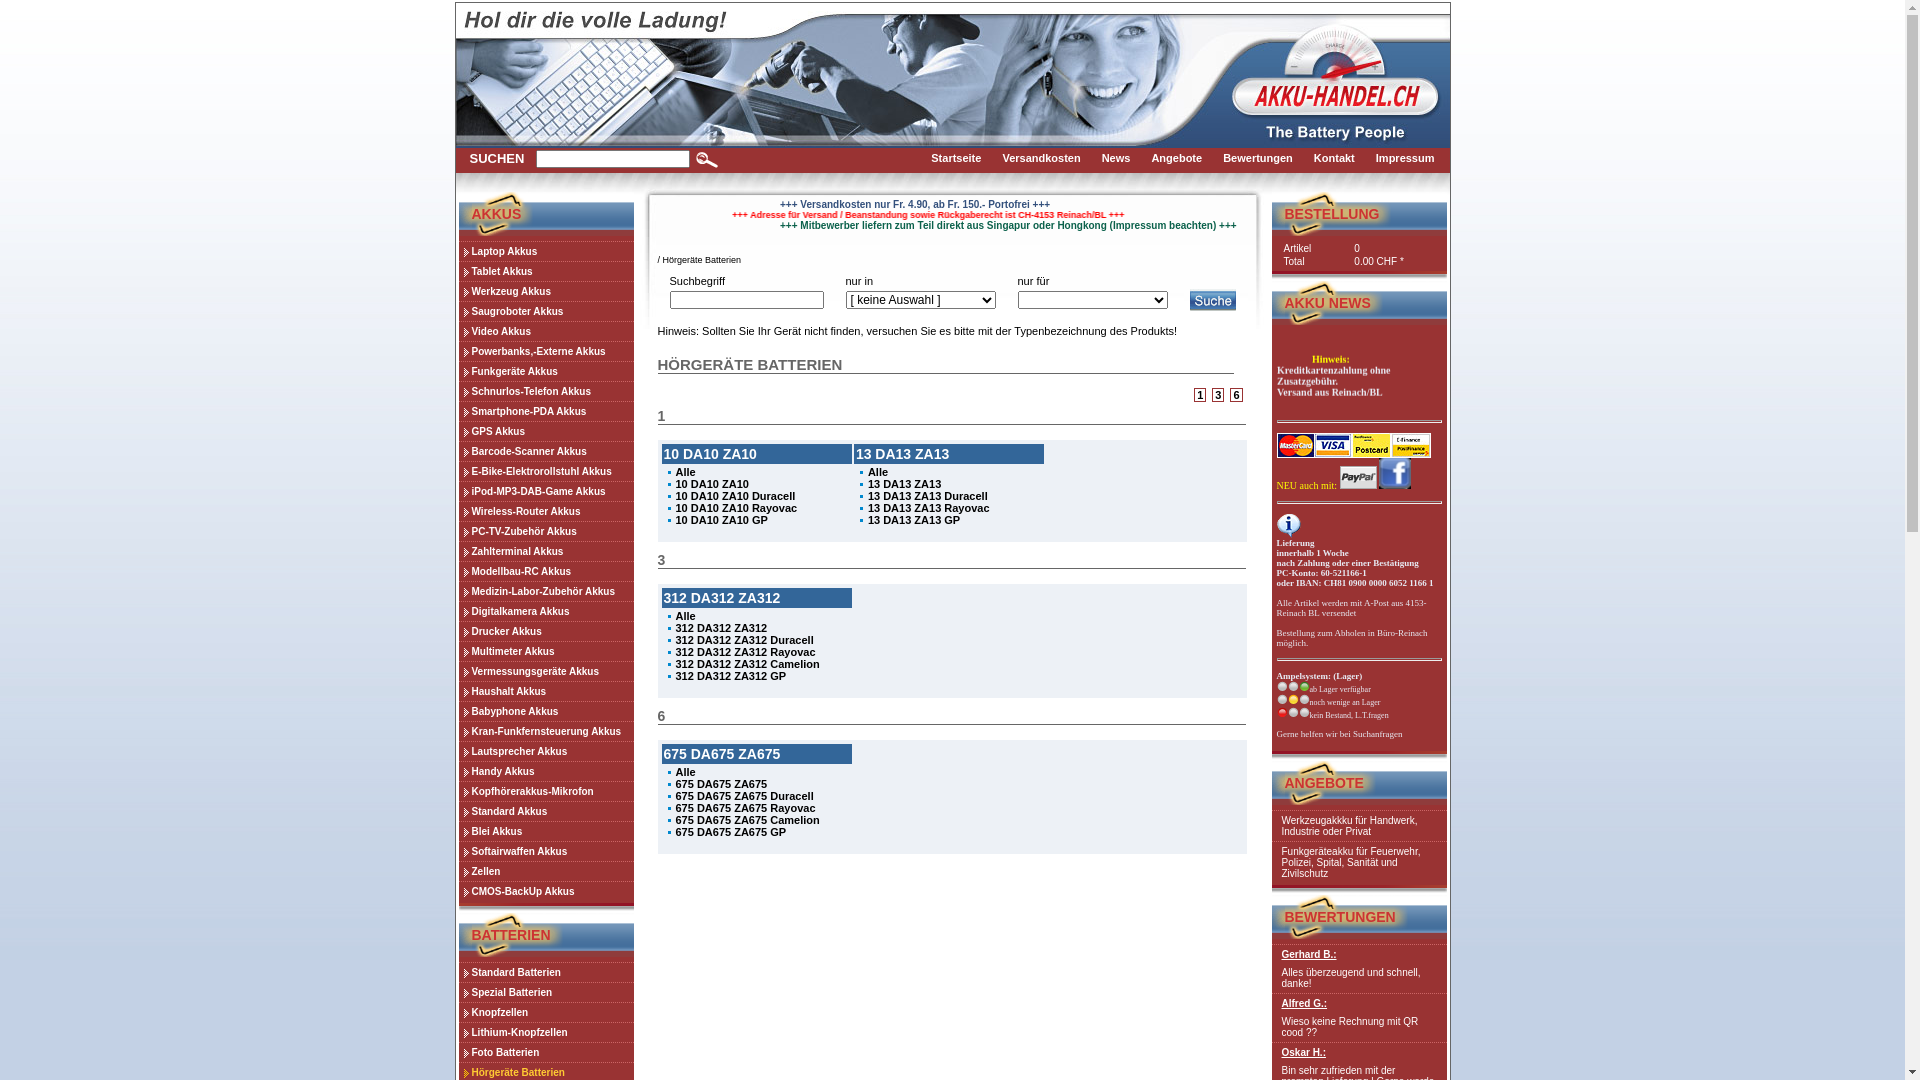  What do you see at coordinates (456, 430) in the screenshot?
I see `'GPS Akkus'` at bounding box center [456, 430].